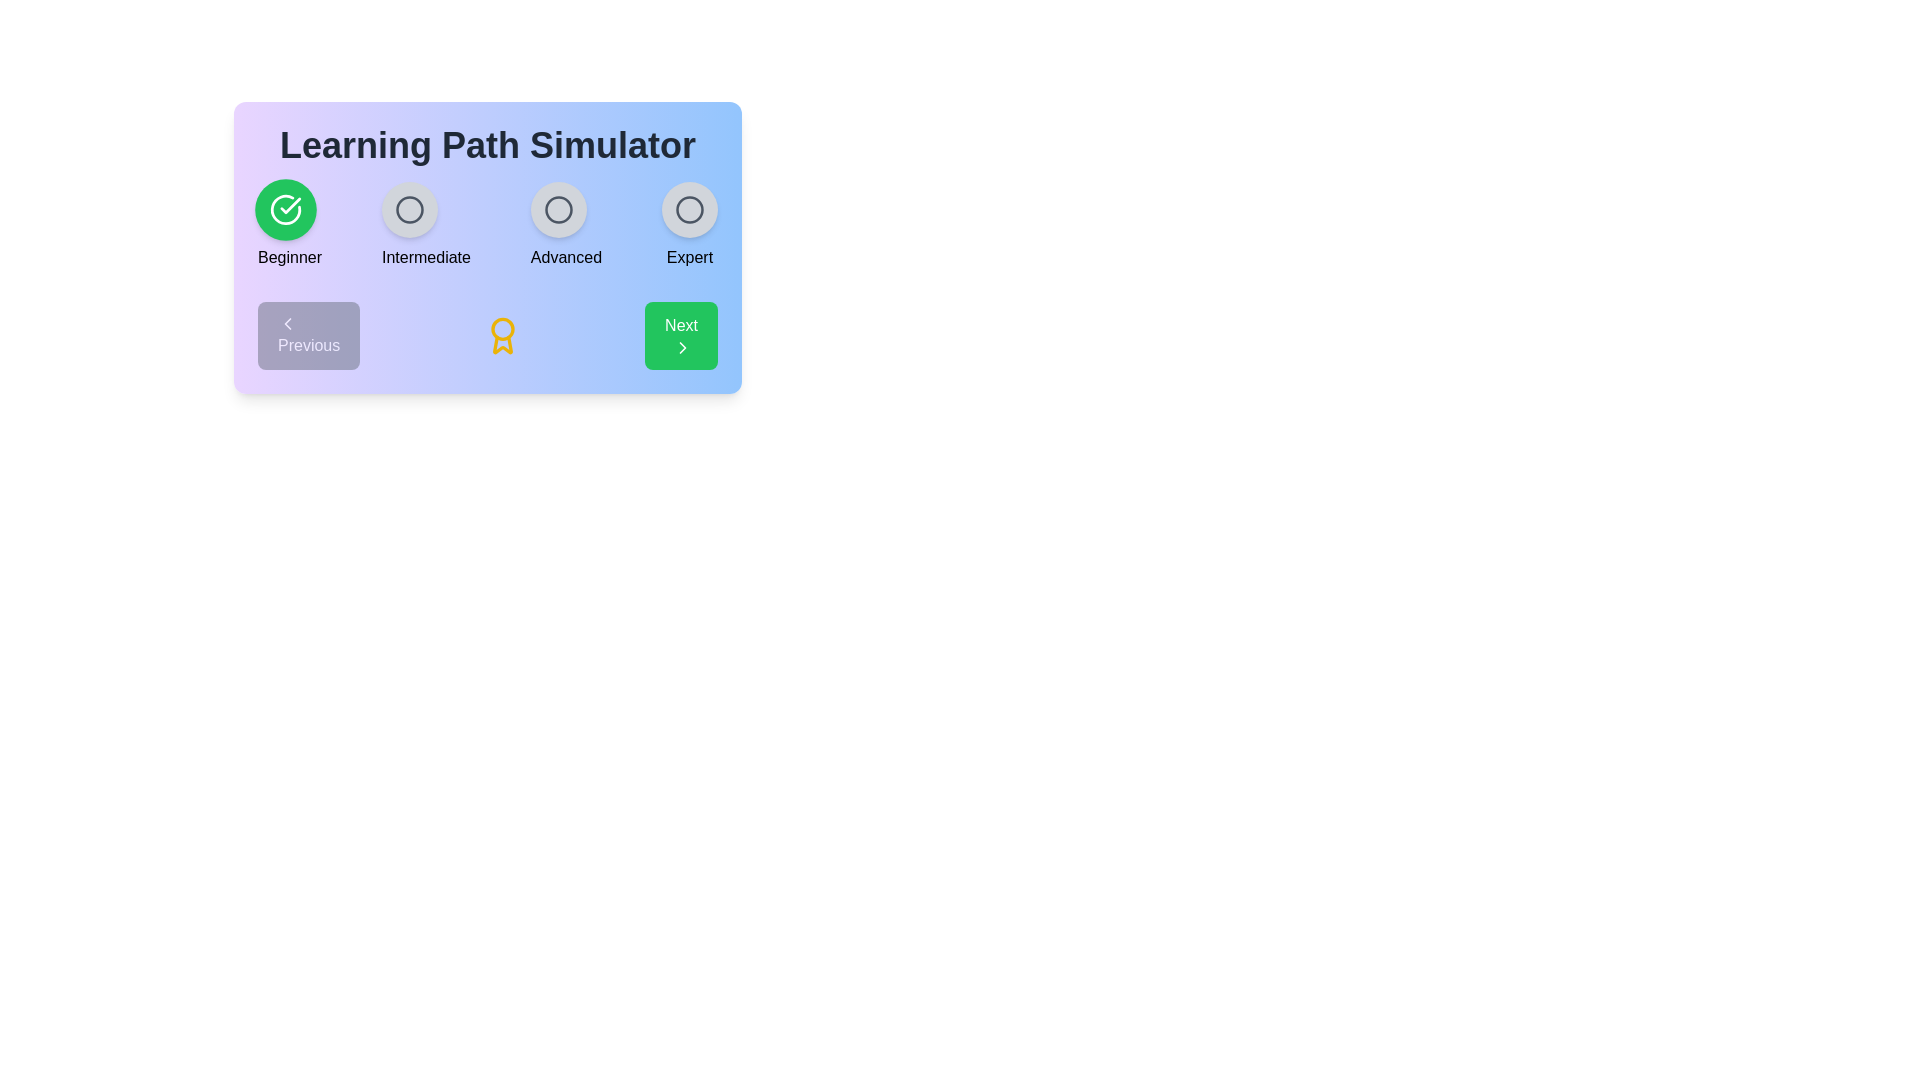 The height and width of the screenshot is (1080, 1920). What do you see at coordinates (558, 209) in the screenshot?
I see `the radio button indicator for the 'Advanced' category in the horizontal selection group of levels` at bounding box center [558, 209].